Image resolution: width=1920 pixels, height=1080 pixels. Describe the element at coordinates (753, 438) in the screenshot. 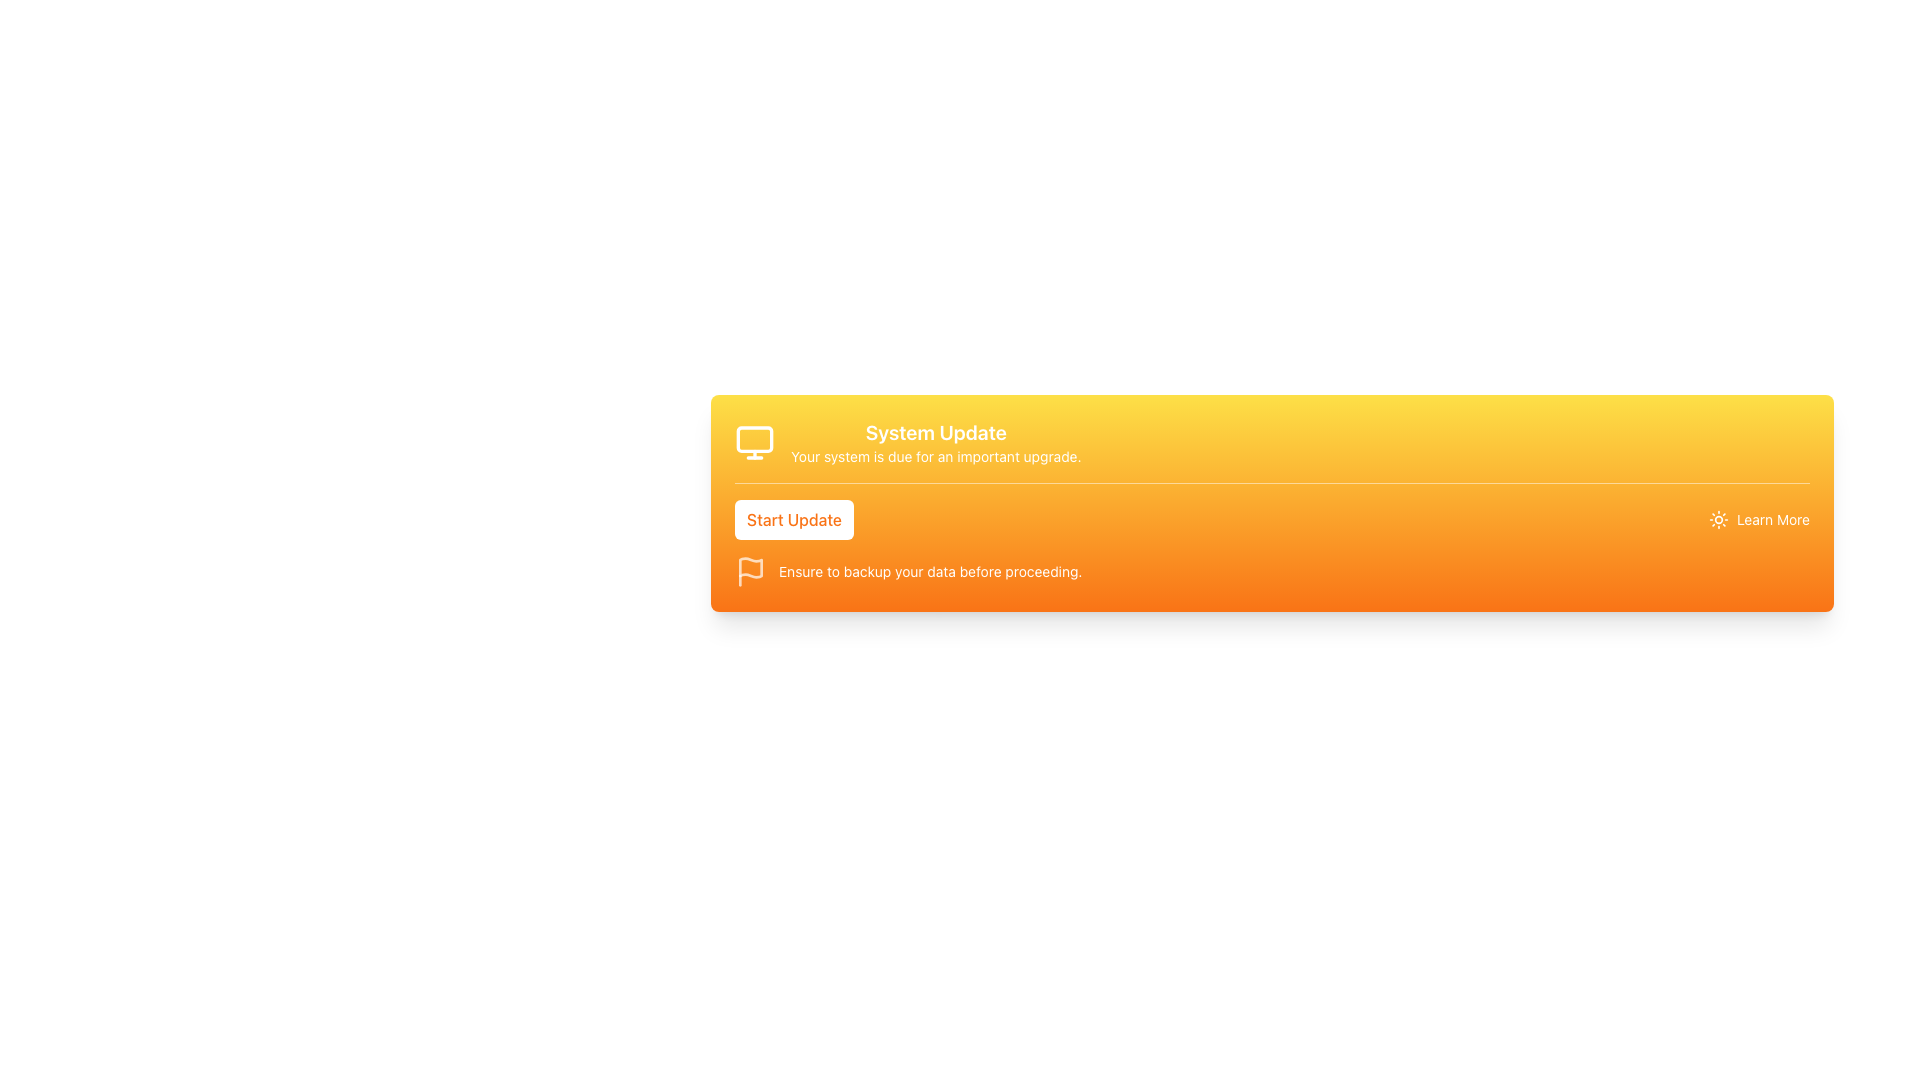

I see `the decorative graphical component within the monitor icon located in the top-left corner of the notification card` at that location.